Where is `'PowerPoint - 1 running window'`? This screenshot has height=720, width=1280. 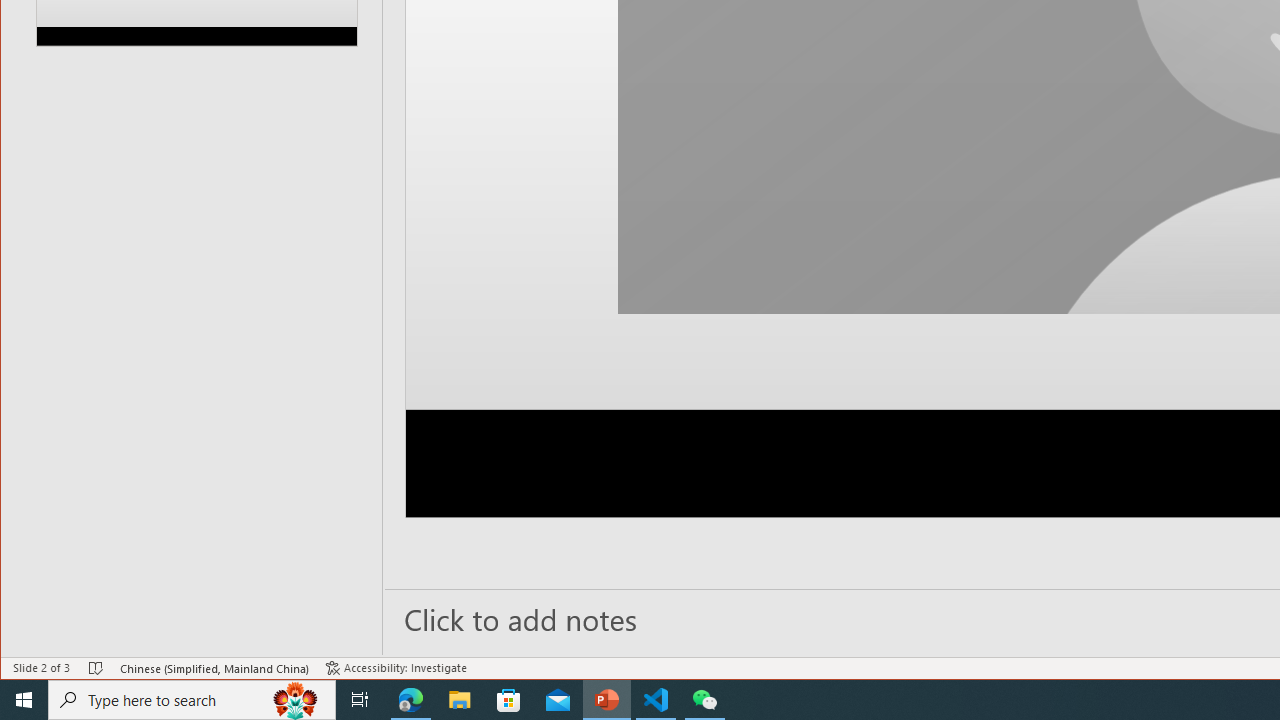
'PowerPoint - 1 running window' is located at coordinates (606, 698).